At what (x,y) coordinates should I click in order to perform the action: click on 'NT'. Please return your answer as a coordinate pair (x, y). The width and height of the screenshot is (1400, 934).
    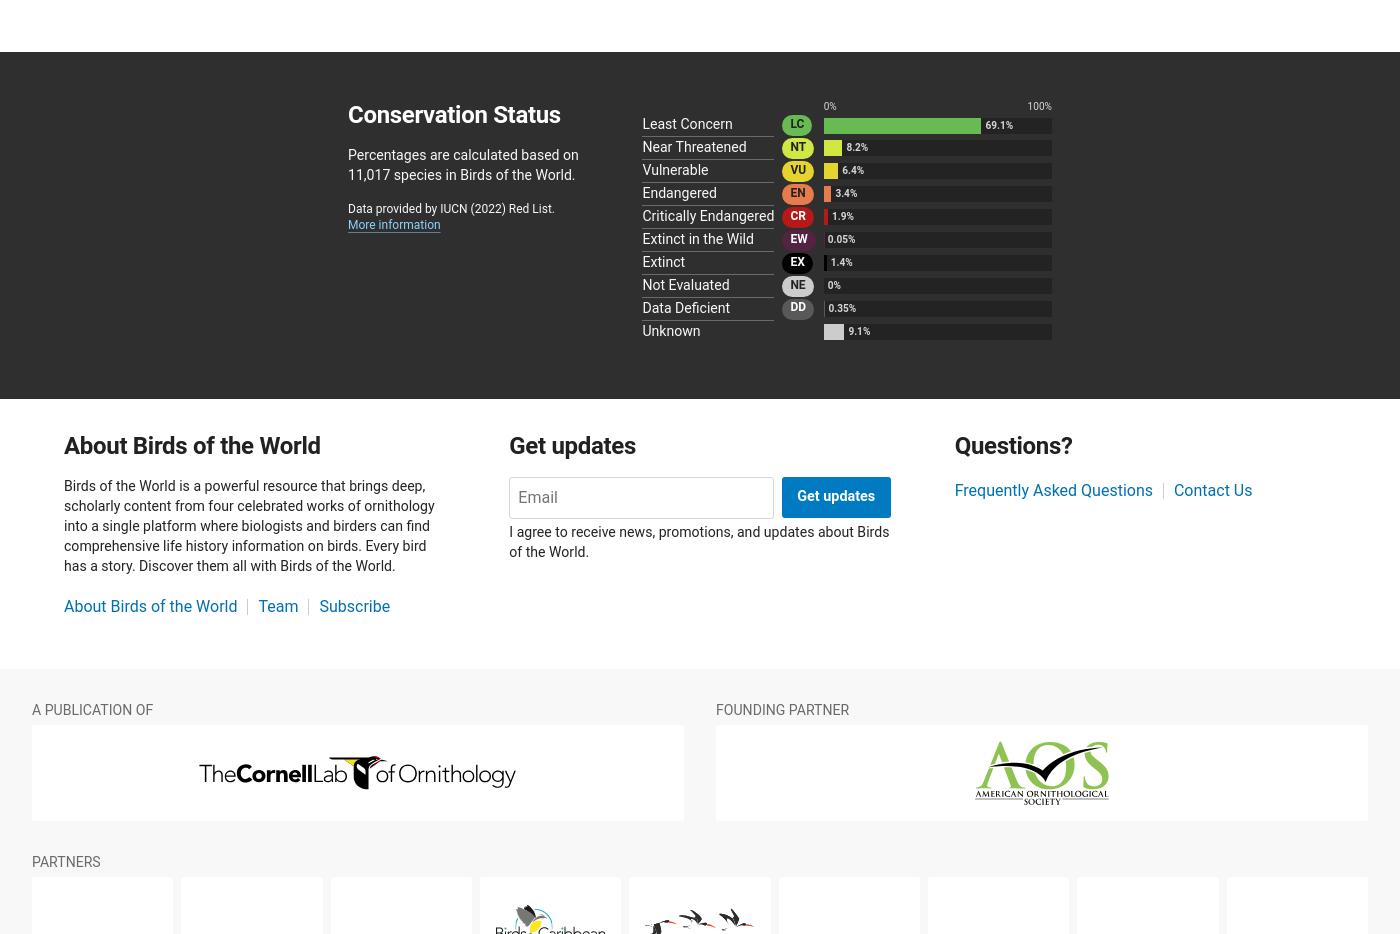
    Looking at the image, I should click on (797, 145).